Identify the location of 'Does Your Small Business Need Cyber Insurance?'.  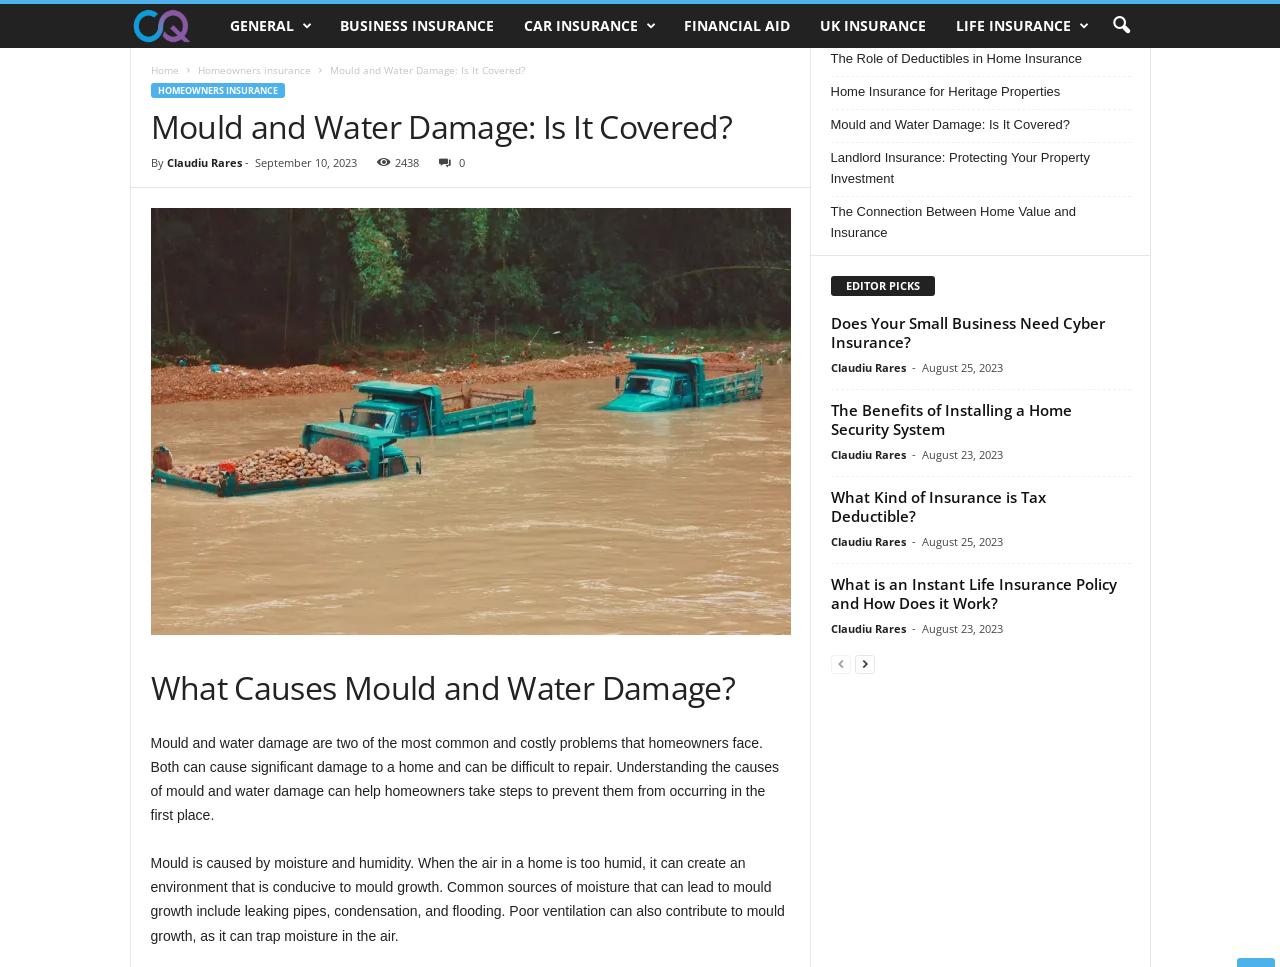
(967, 331).